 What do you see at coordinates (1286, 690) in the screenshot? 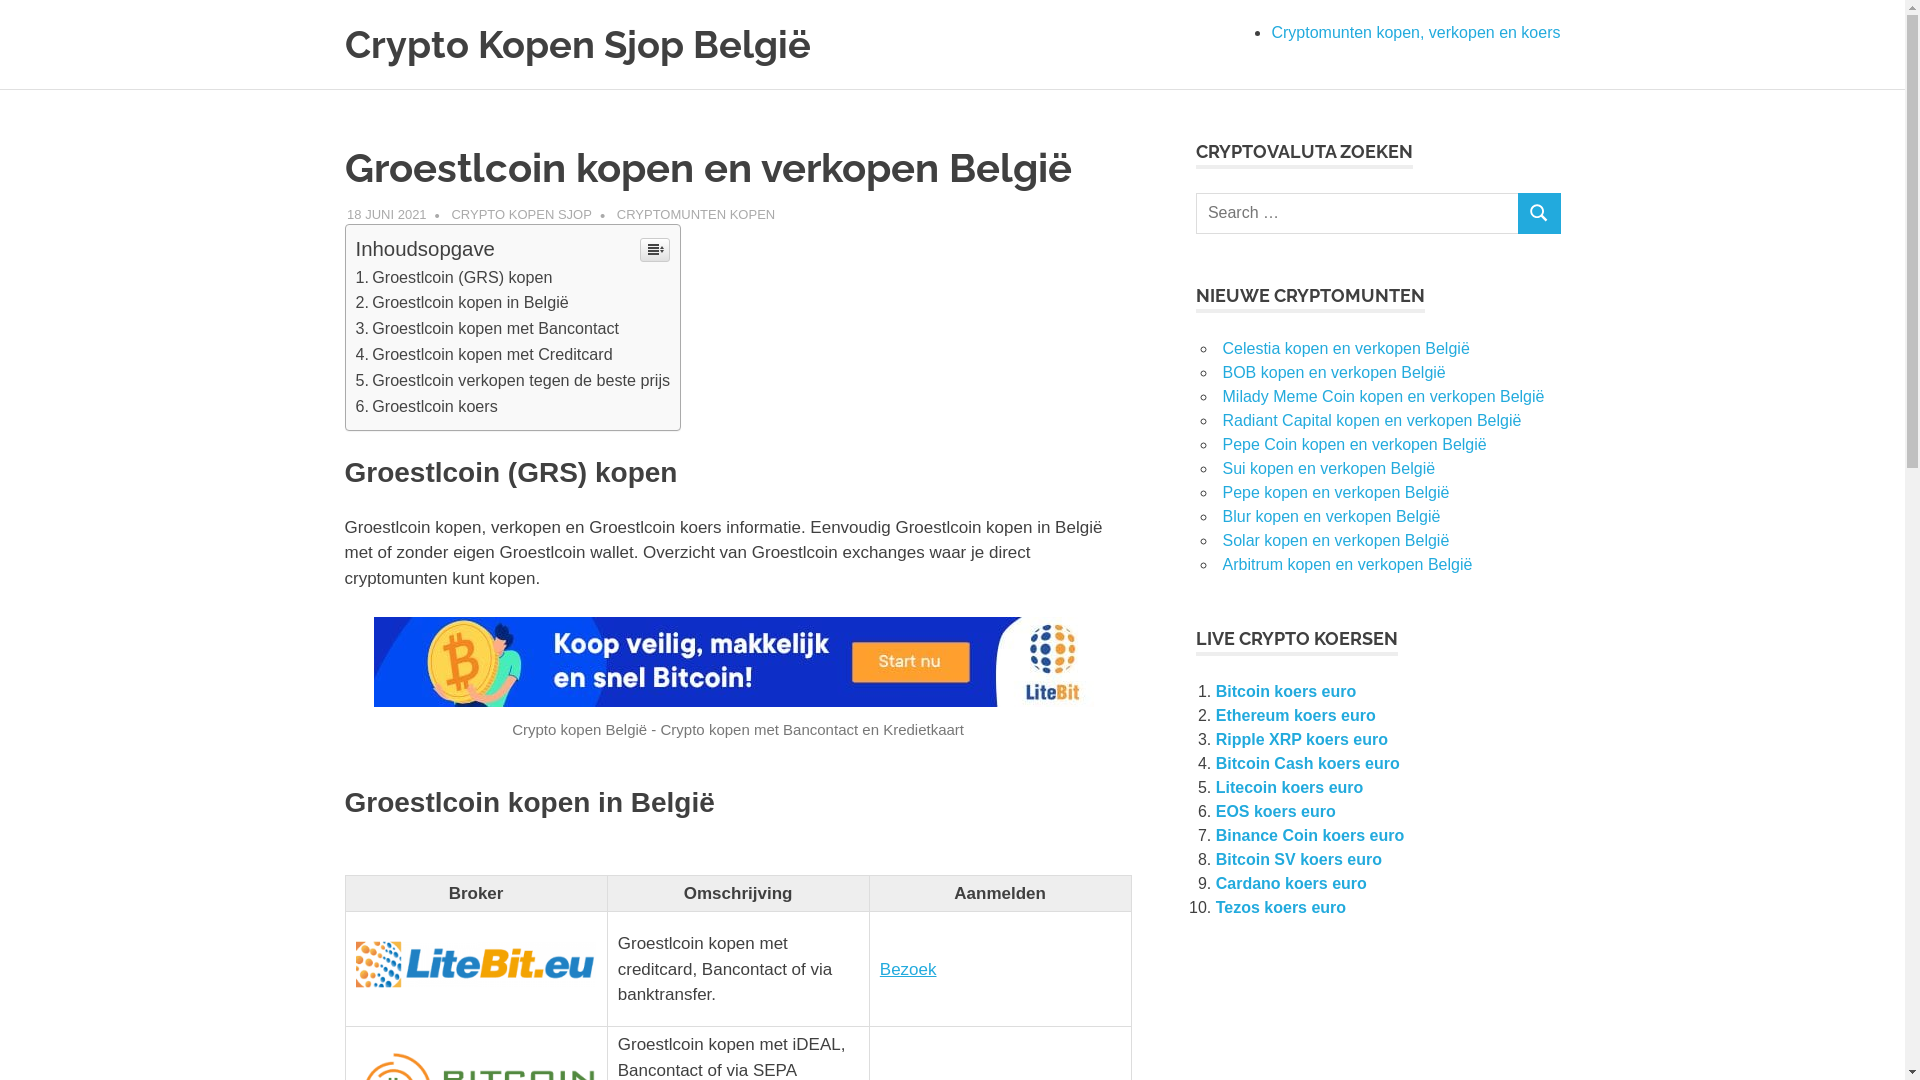
I see `'Bitcoin koers euro'` at bounding box center [1286, 690].